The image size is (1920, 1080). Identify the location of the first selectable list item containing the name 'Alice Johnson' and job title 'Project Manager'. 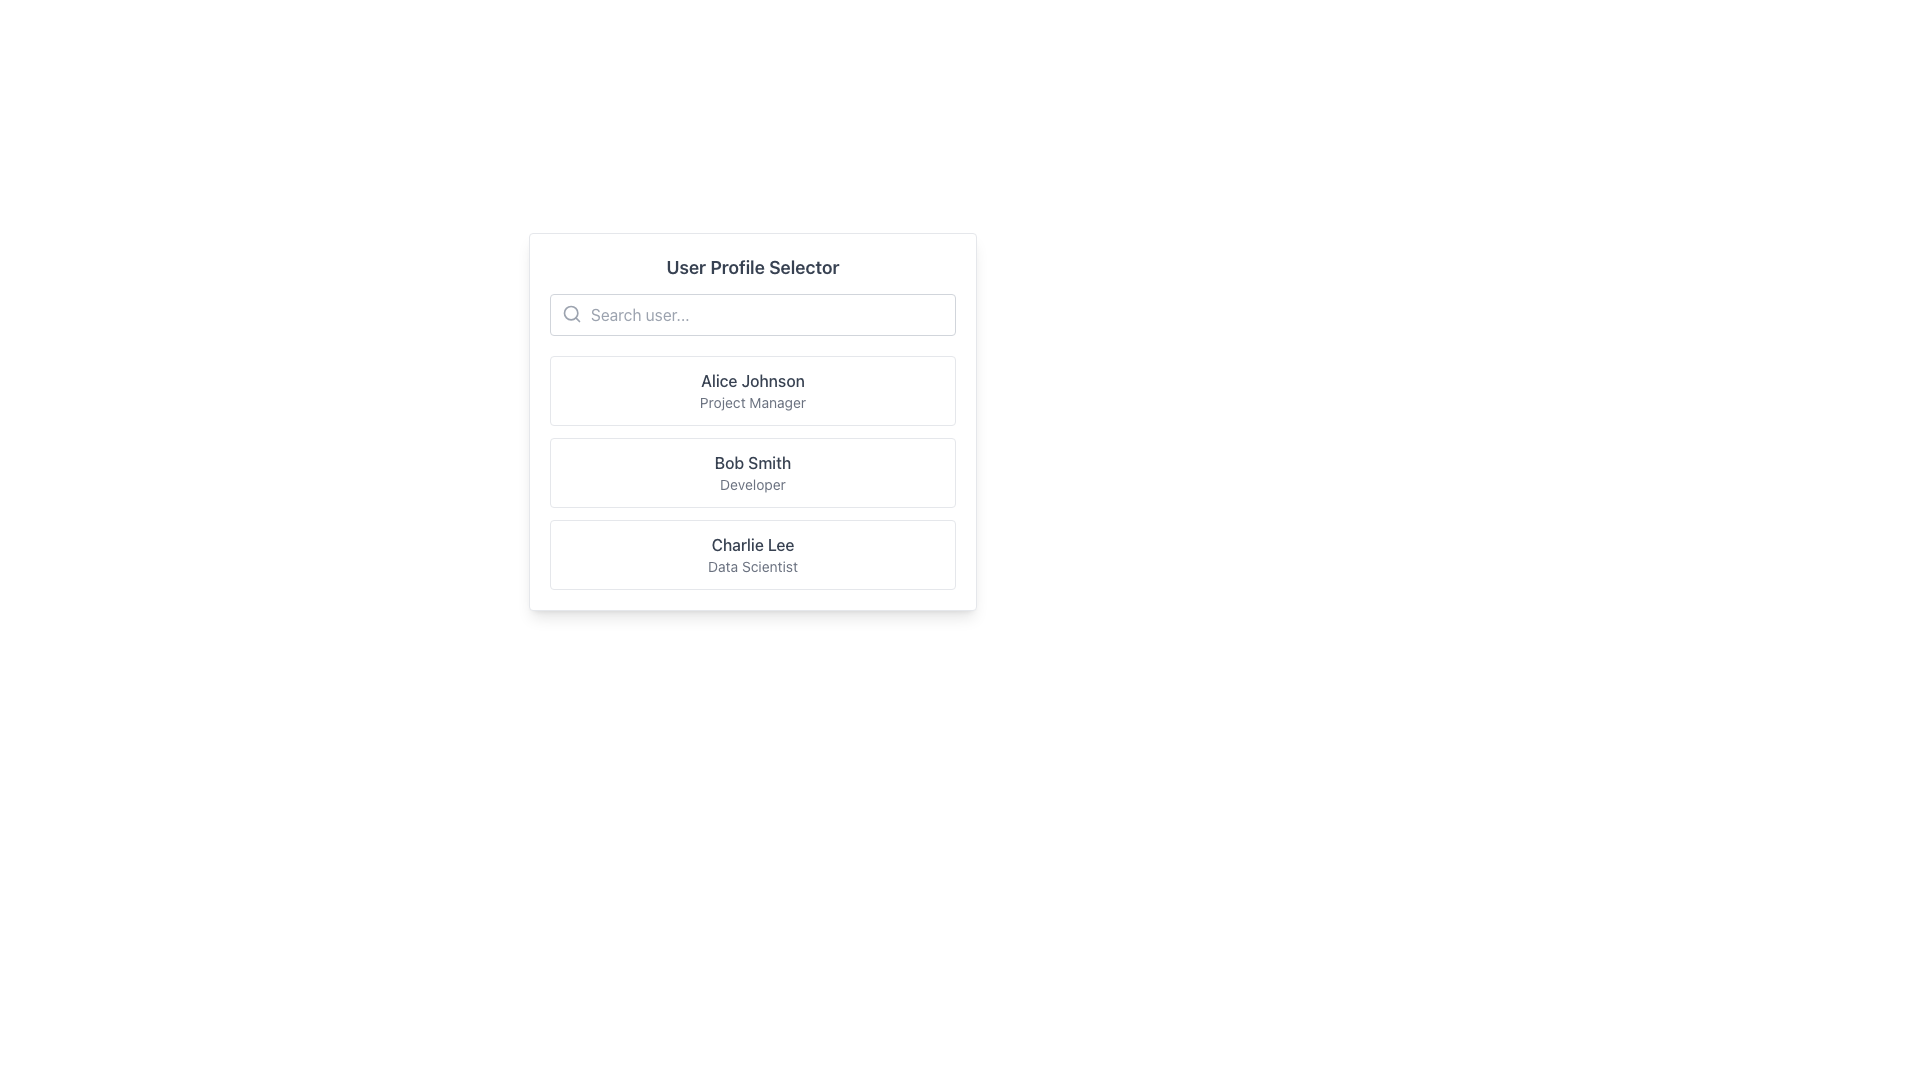
(752, 390).